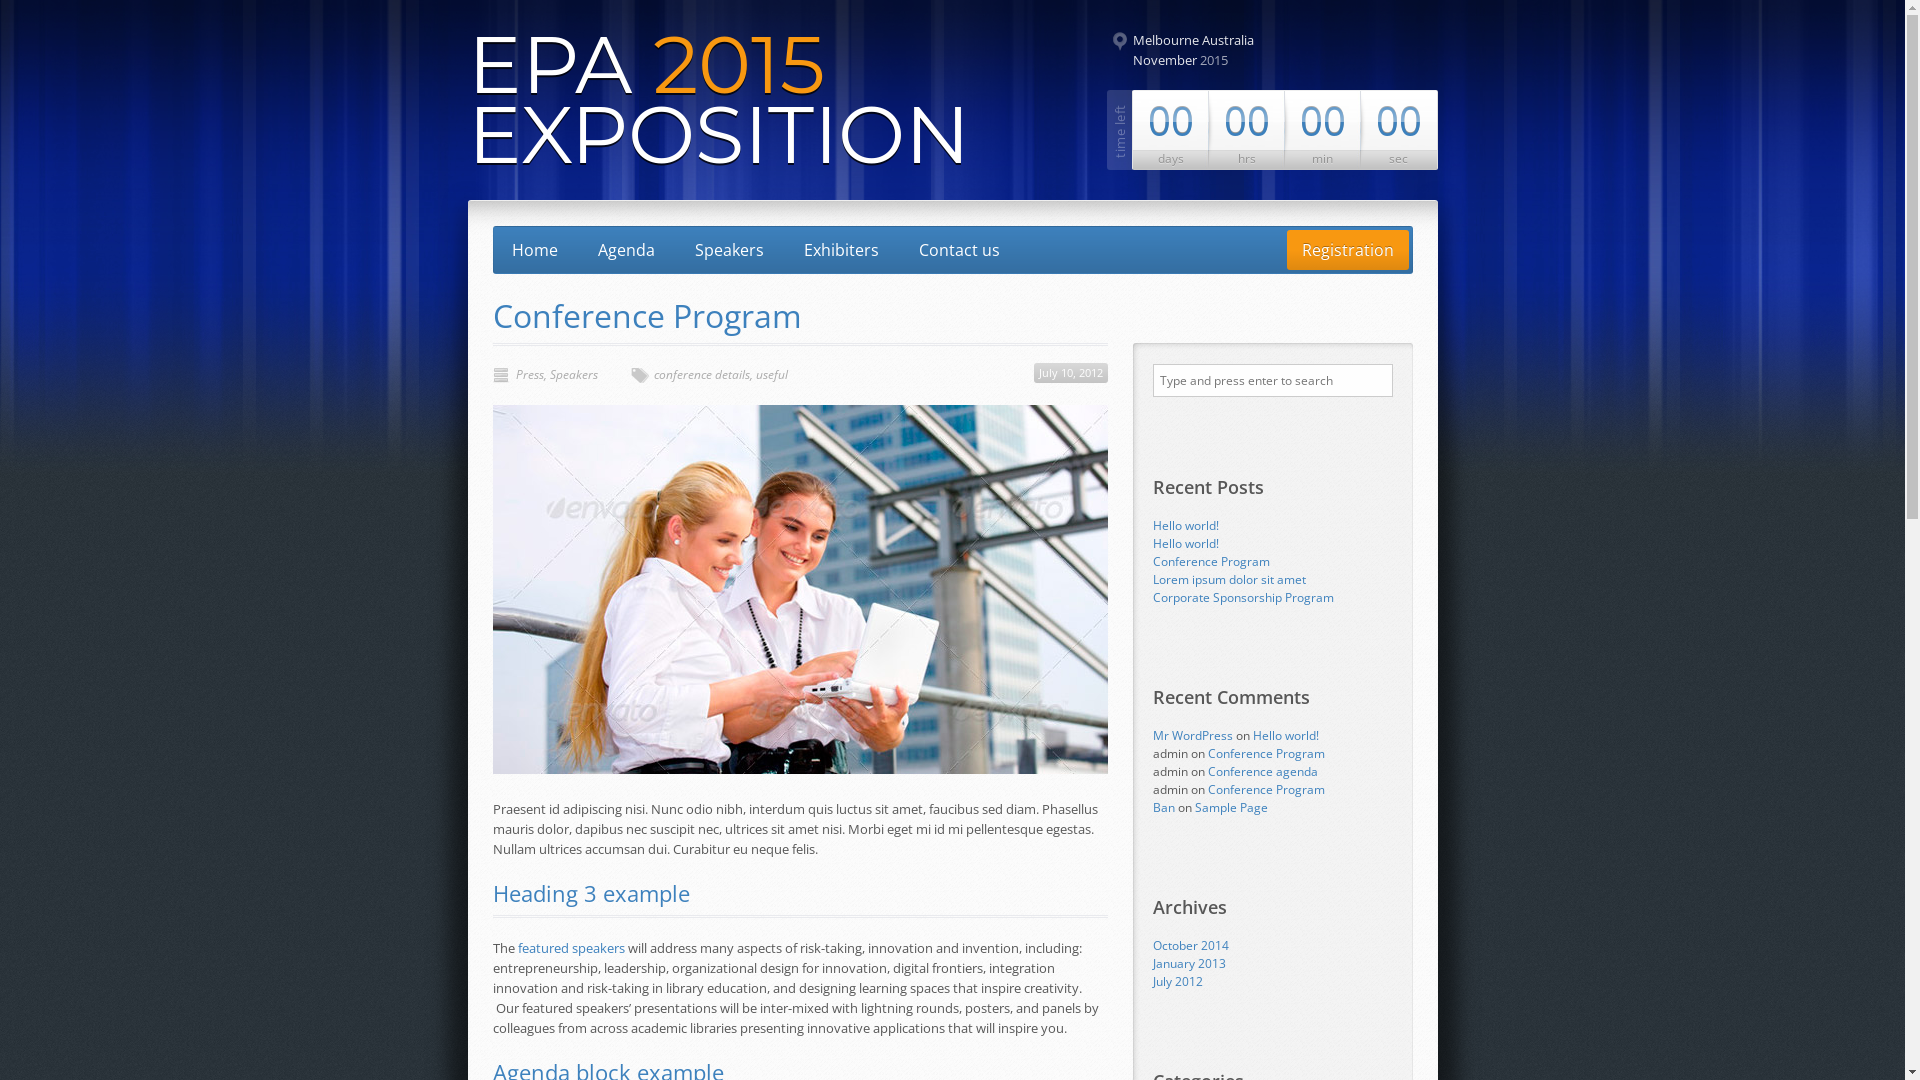  What do you see at coordinates (550, 374) in the screenshot?
I see `'Speakers'` at bounding box center [550, 374].